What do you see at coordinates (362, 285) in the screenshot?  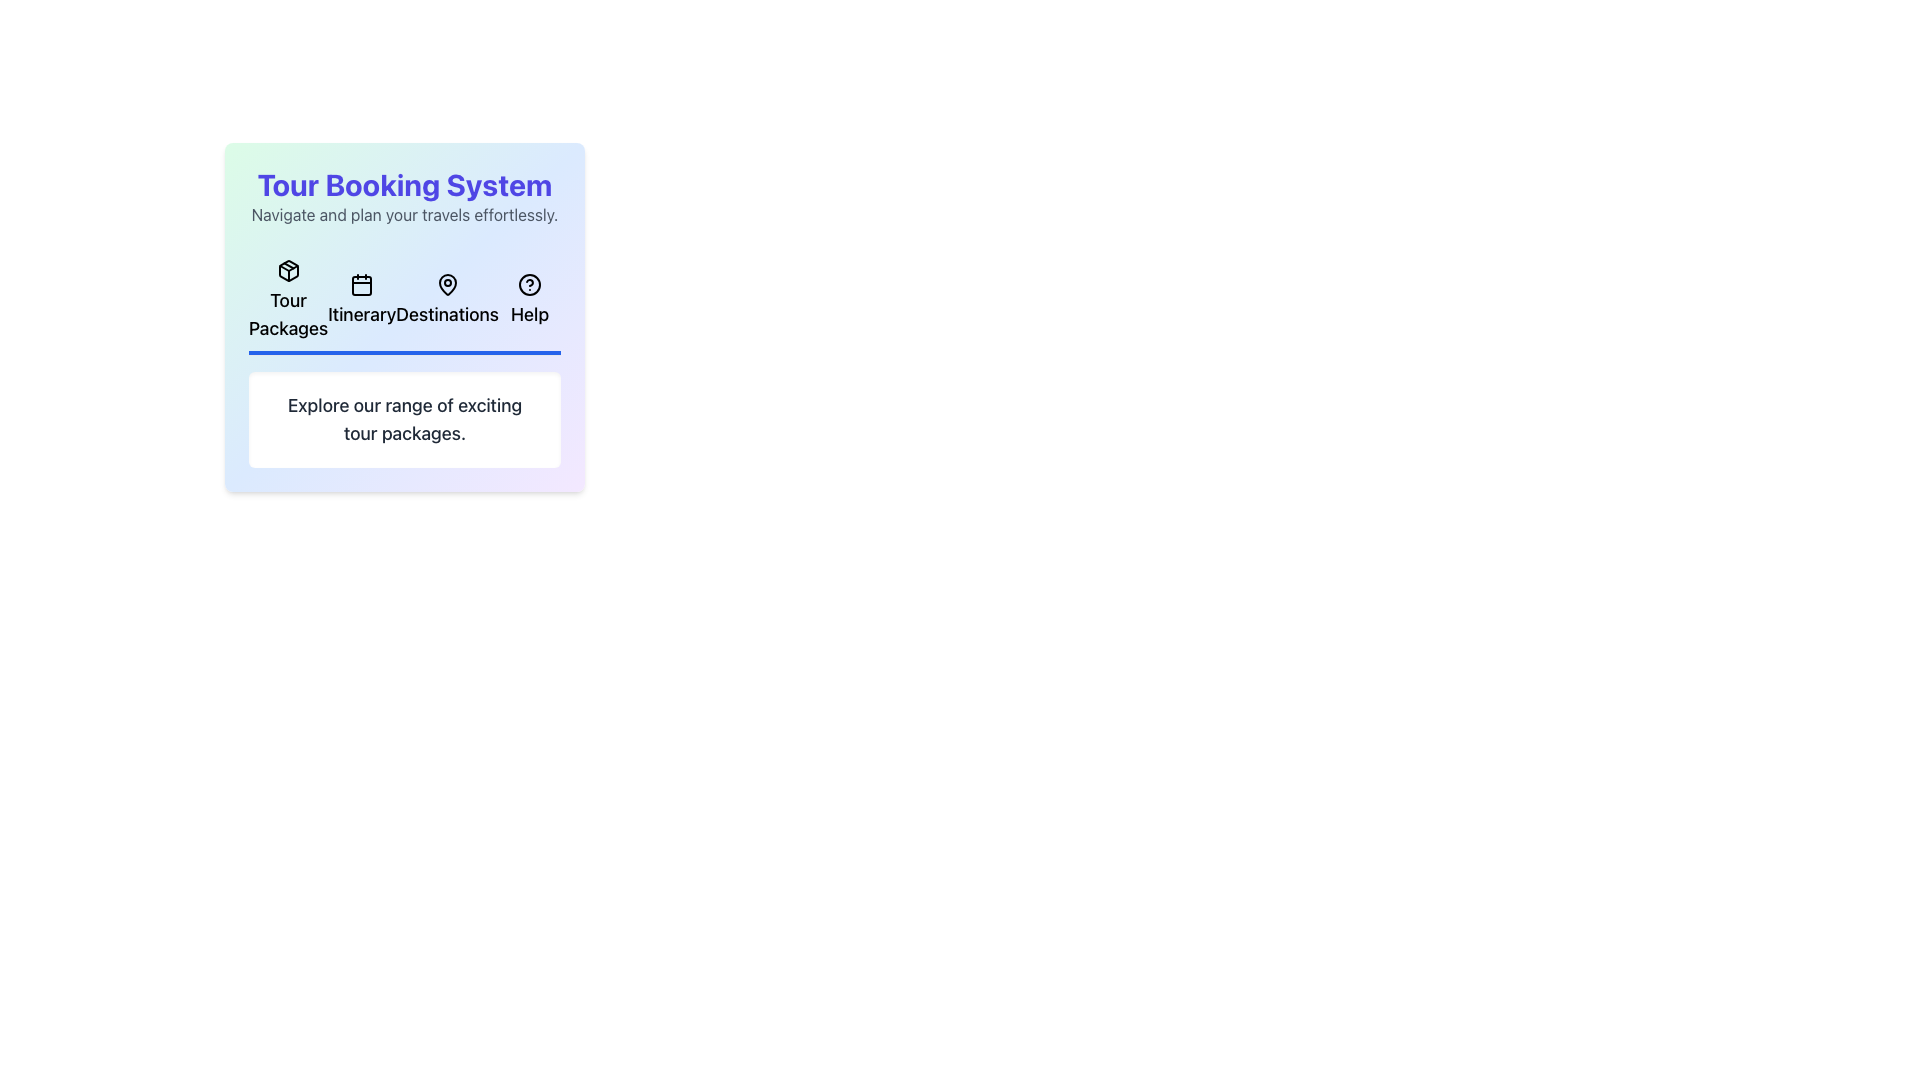 I see `the 'Itinerary' icon, which is the second icon in the row of the 'Tour Booking System' card layout` at bounding box center [362, 285].